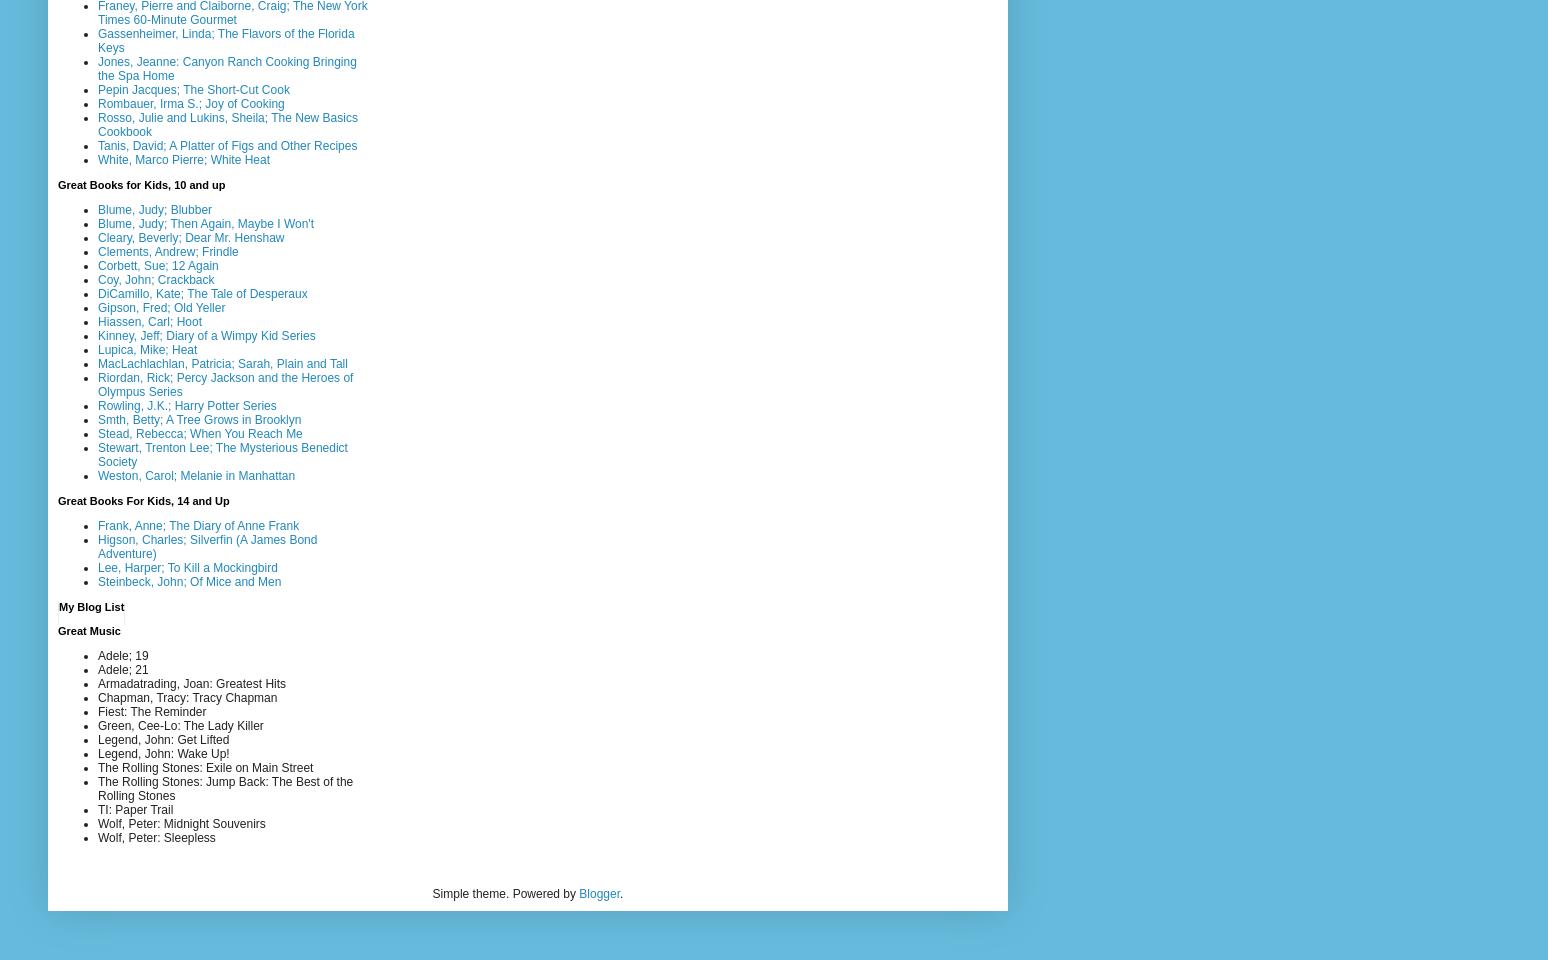 This screenshot has width=1548, height=960. I want to click on 'TI: Paper Trail', so click(135, 808).